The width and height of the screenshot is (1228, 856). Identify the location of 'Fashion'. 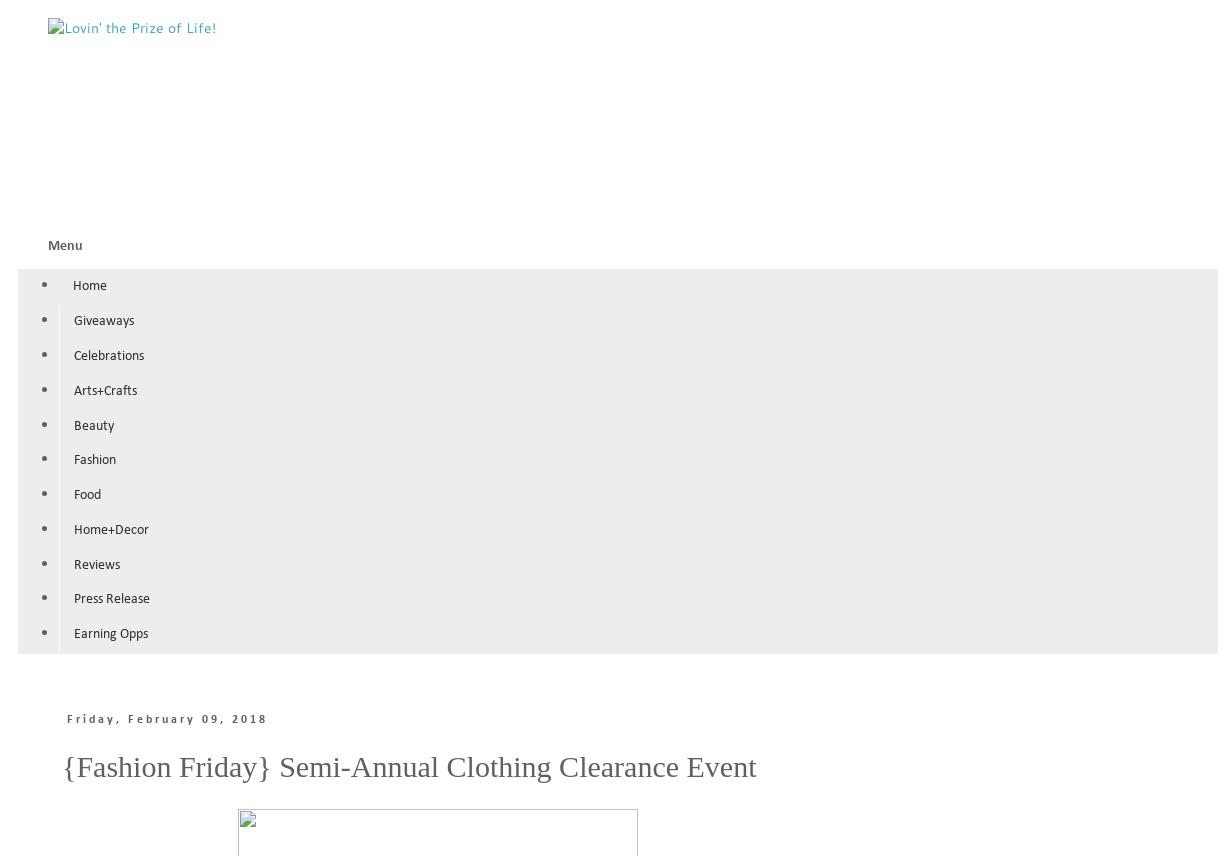
(95, 460).